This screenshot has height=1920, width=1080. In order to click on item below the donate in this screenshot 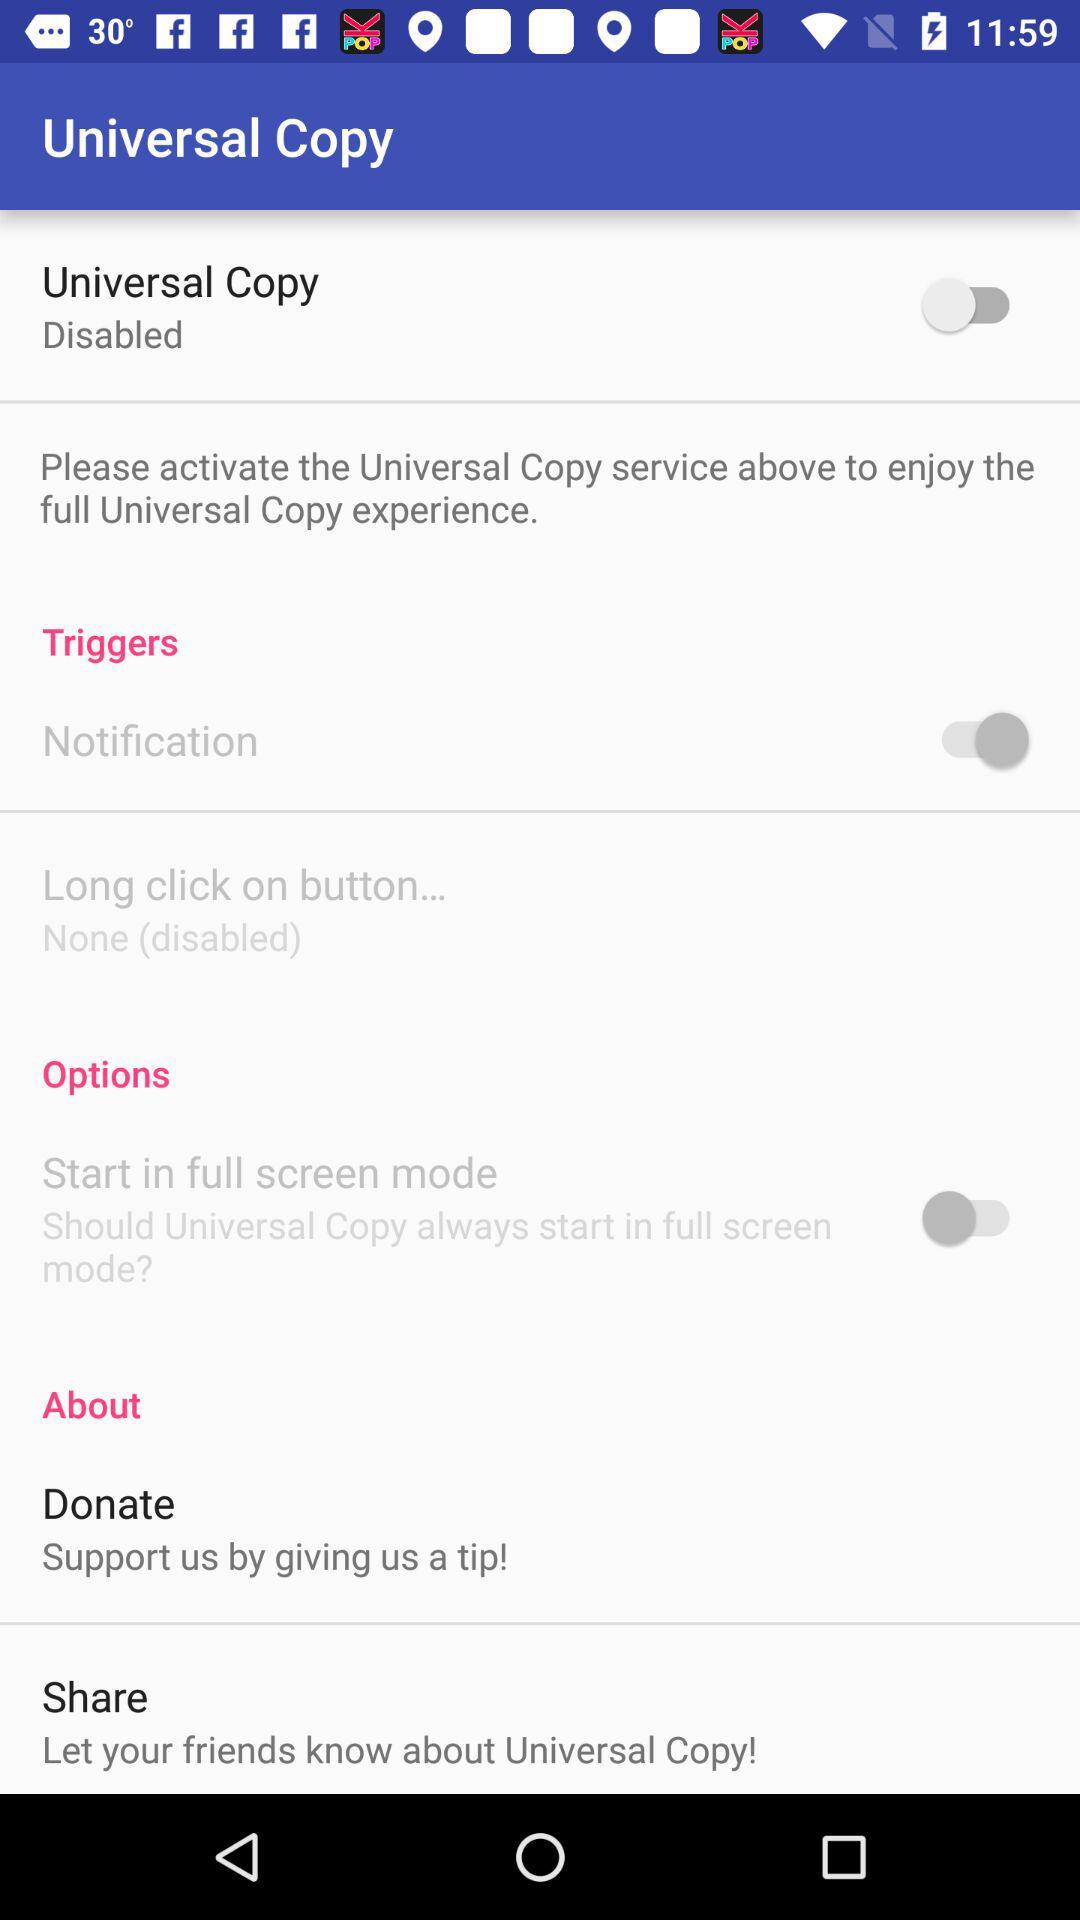, I will do `click(275, 1554)`.